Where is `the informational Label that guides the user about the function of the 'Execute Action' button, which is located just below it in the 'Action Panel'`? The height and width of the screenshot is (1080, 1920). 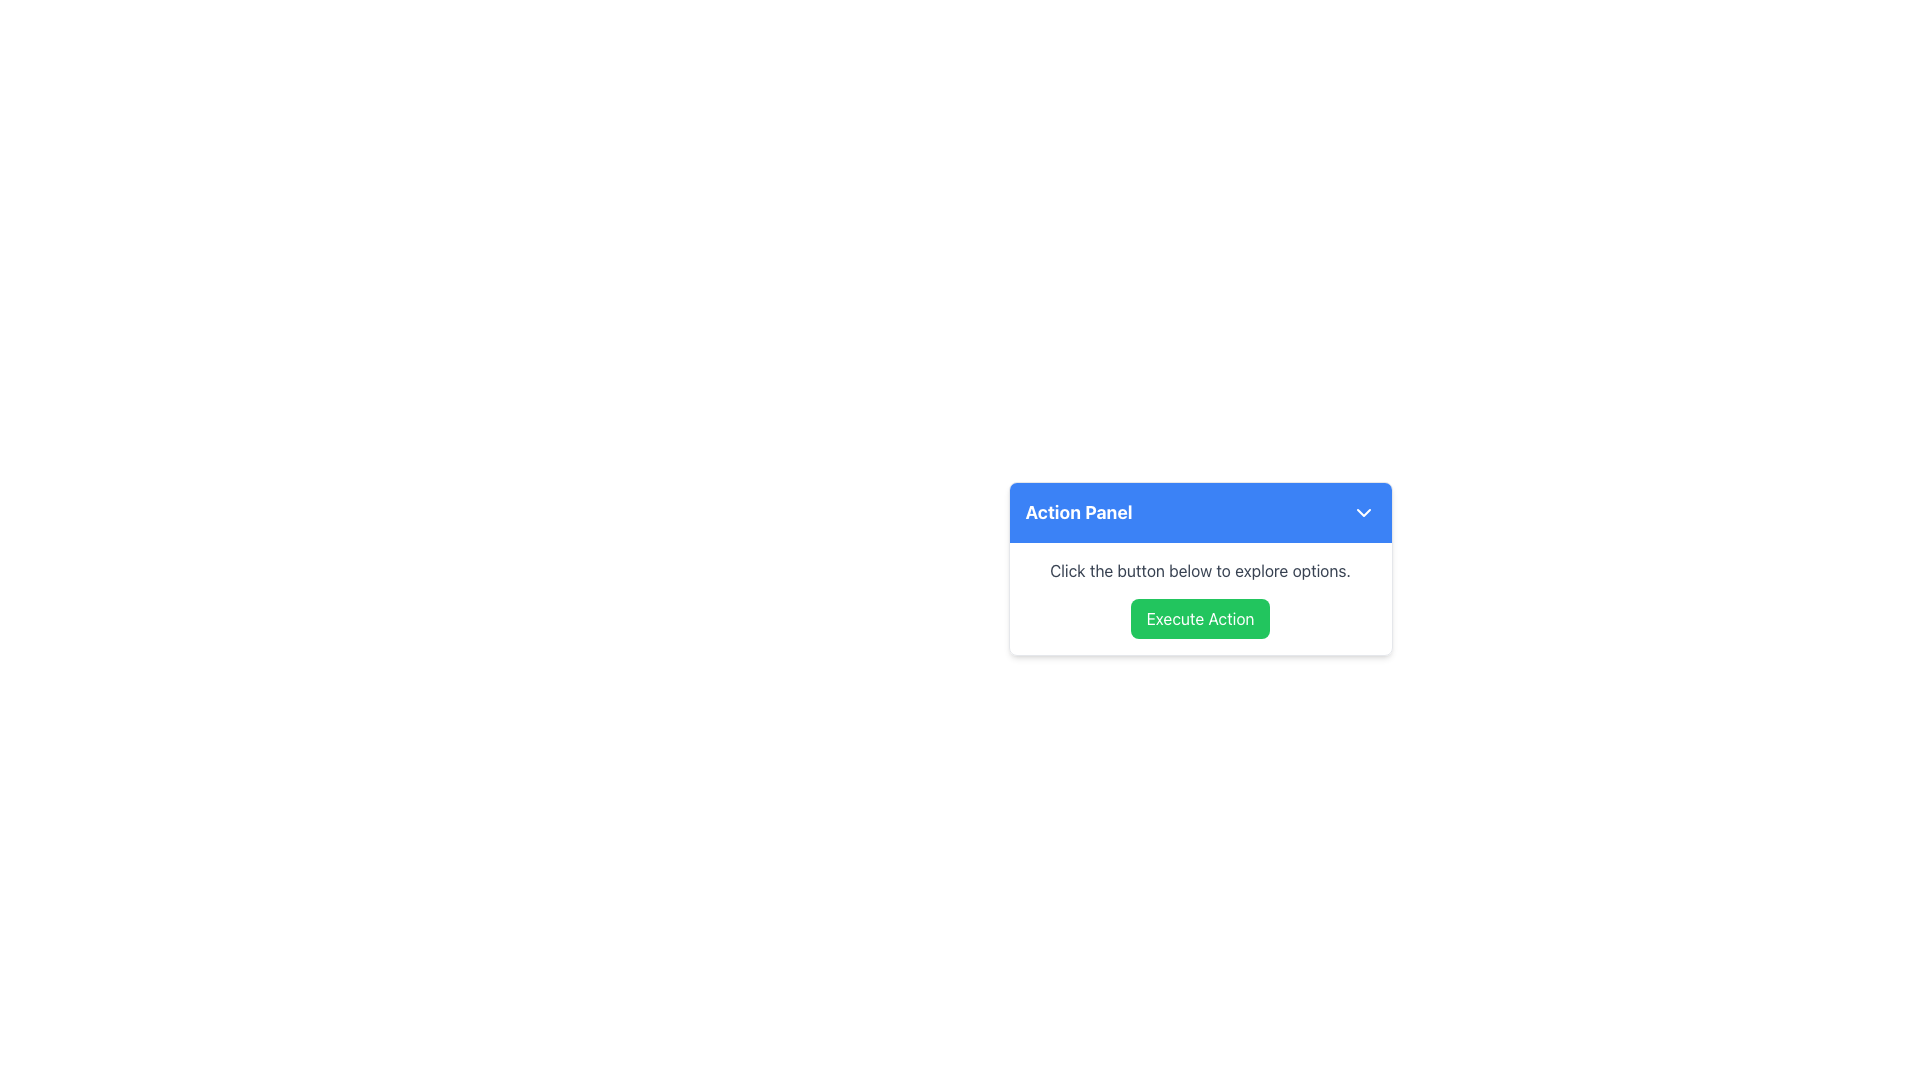 the informational Label that guides the user about the function of the 'Execute Action' button, which is located just below it in the 'Action Panel' is located at coordinates (1200, 570).